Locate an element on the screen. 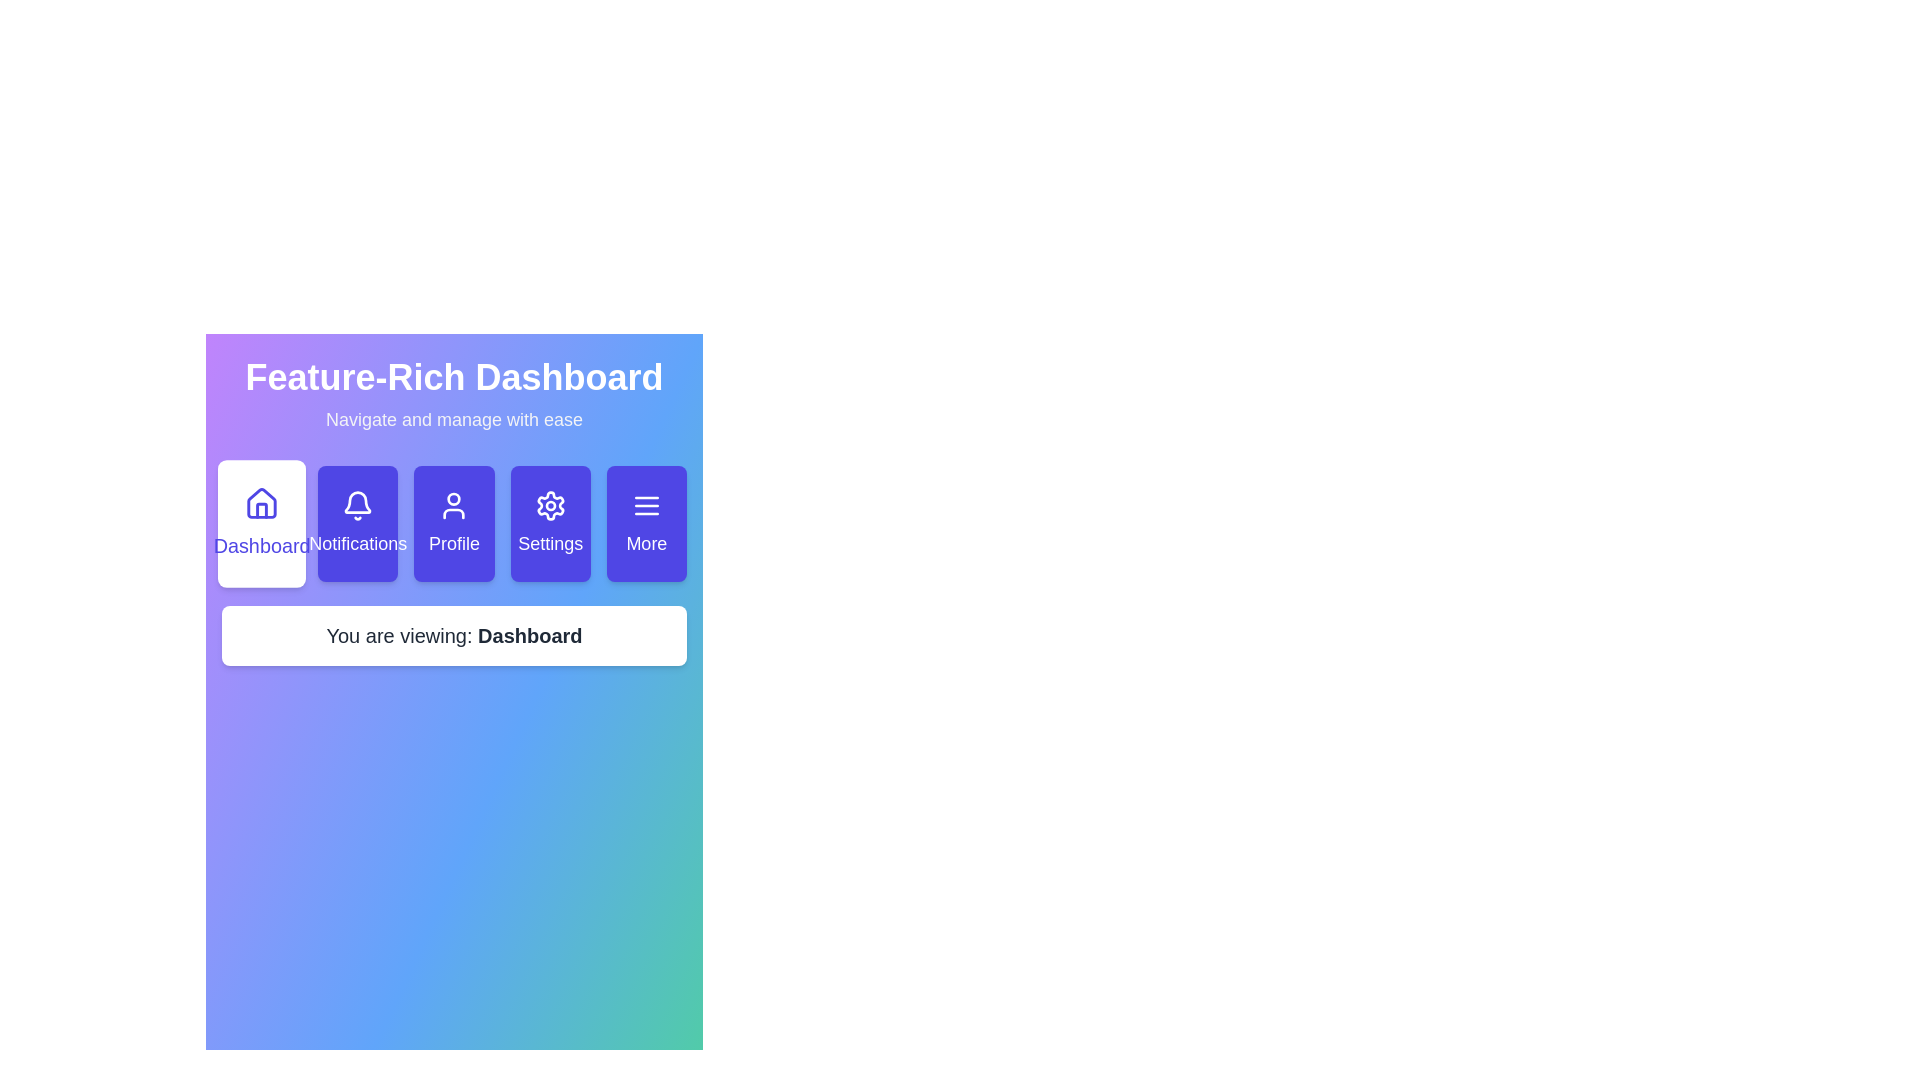 This screenshot has height=1080, width=1920. the settings icon located centrally within the 'Settings' button, which is slightly above the text label 'Settings' is located at coordinates (550, 504).